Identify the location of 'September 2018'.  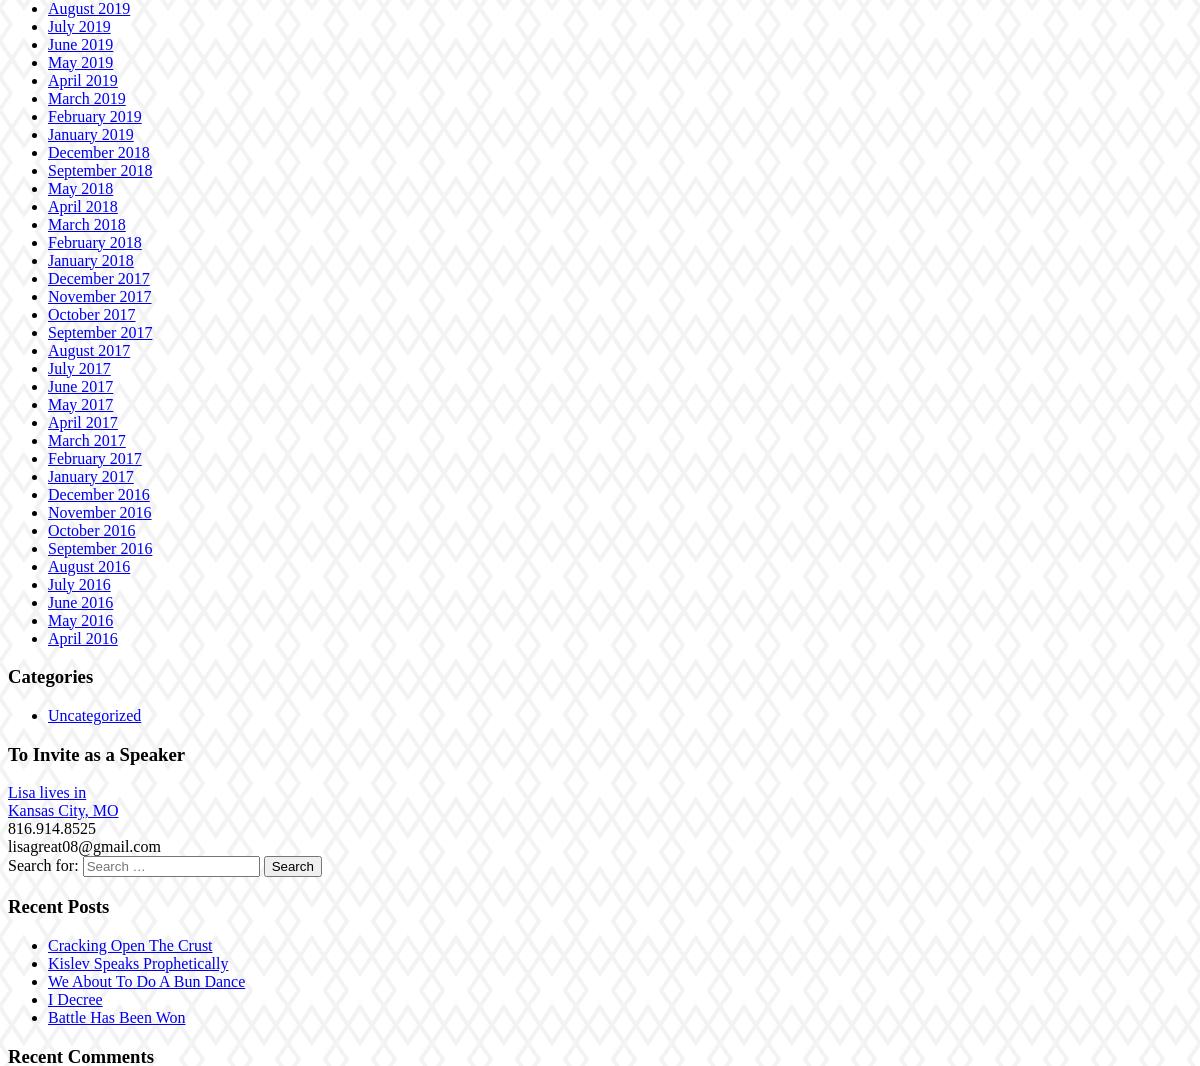
(48, 168).